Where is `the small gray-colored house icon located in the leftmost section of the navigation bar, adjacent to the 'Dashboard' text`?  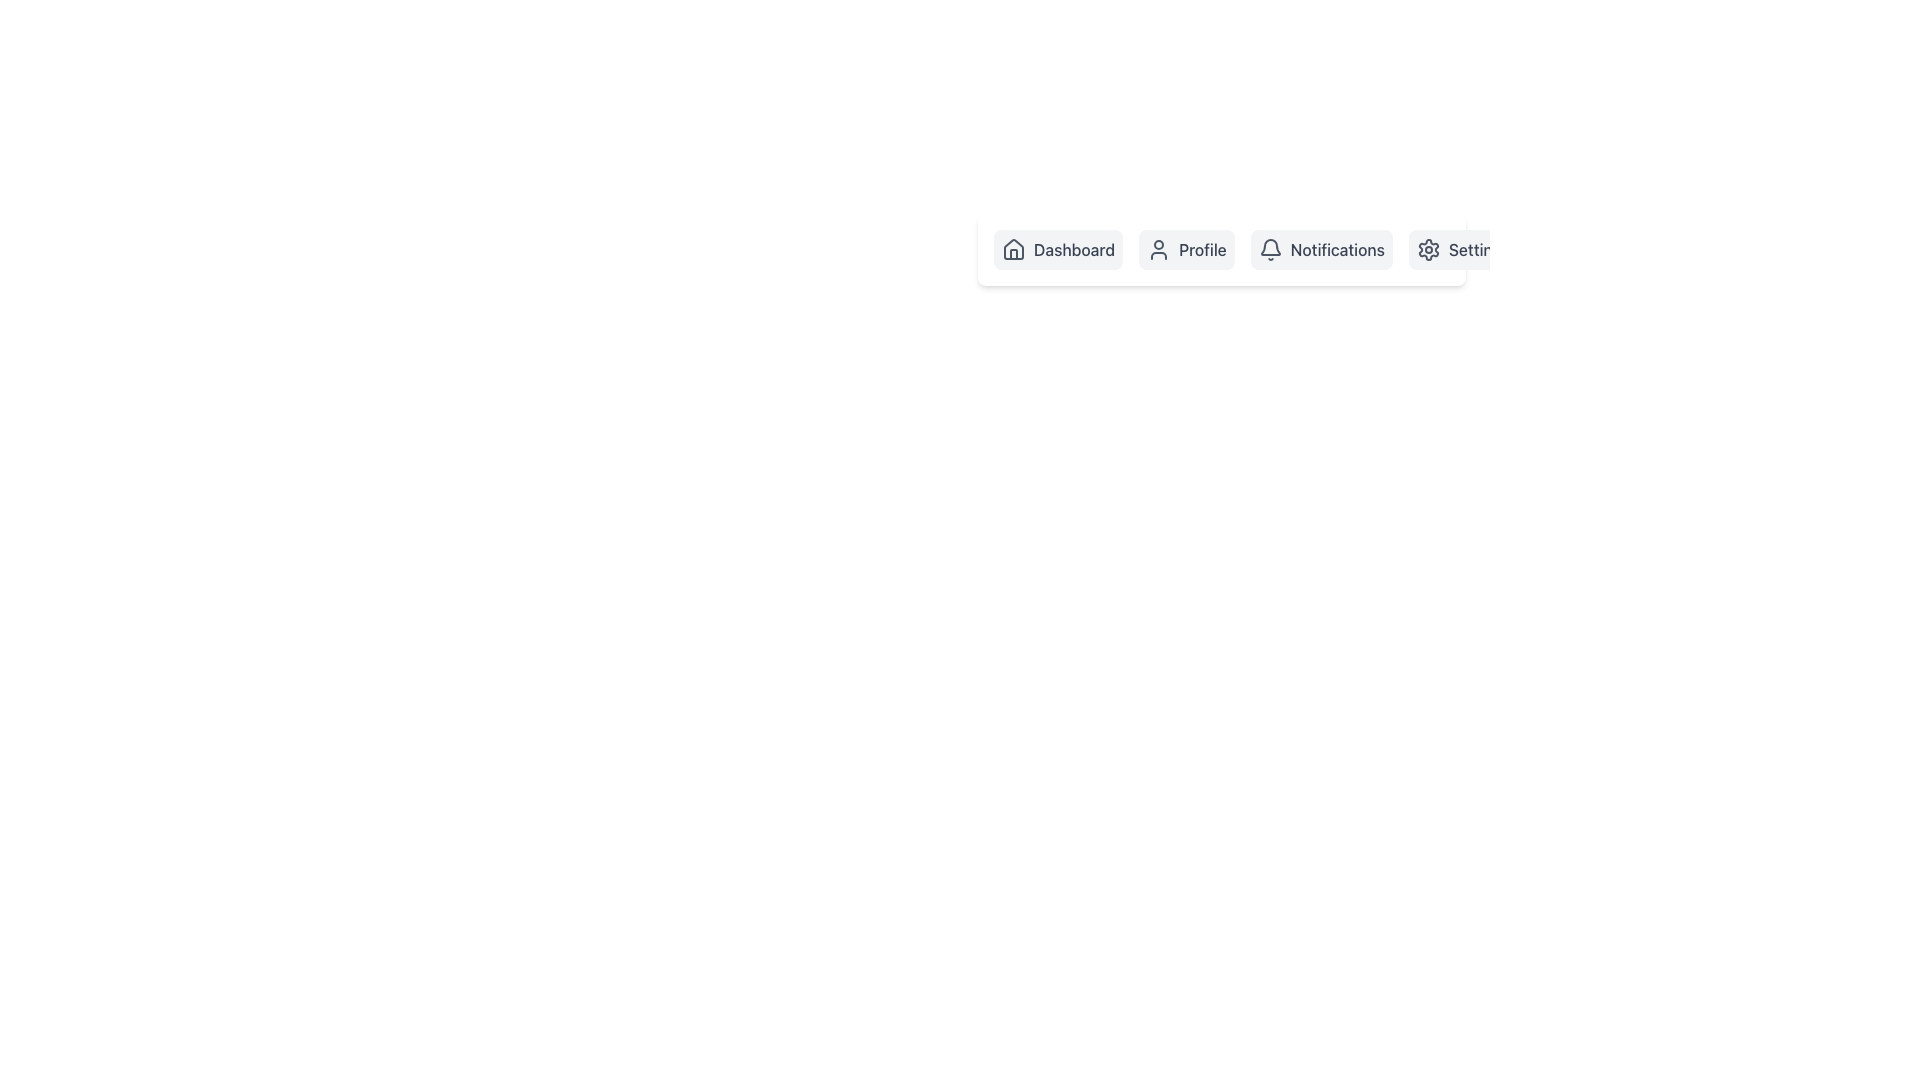
the small gray-colored house icon located in the leftmost section of the navigation bar, adjacent to the 'Dashboard' text is located at coordinates (1013, 249).